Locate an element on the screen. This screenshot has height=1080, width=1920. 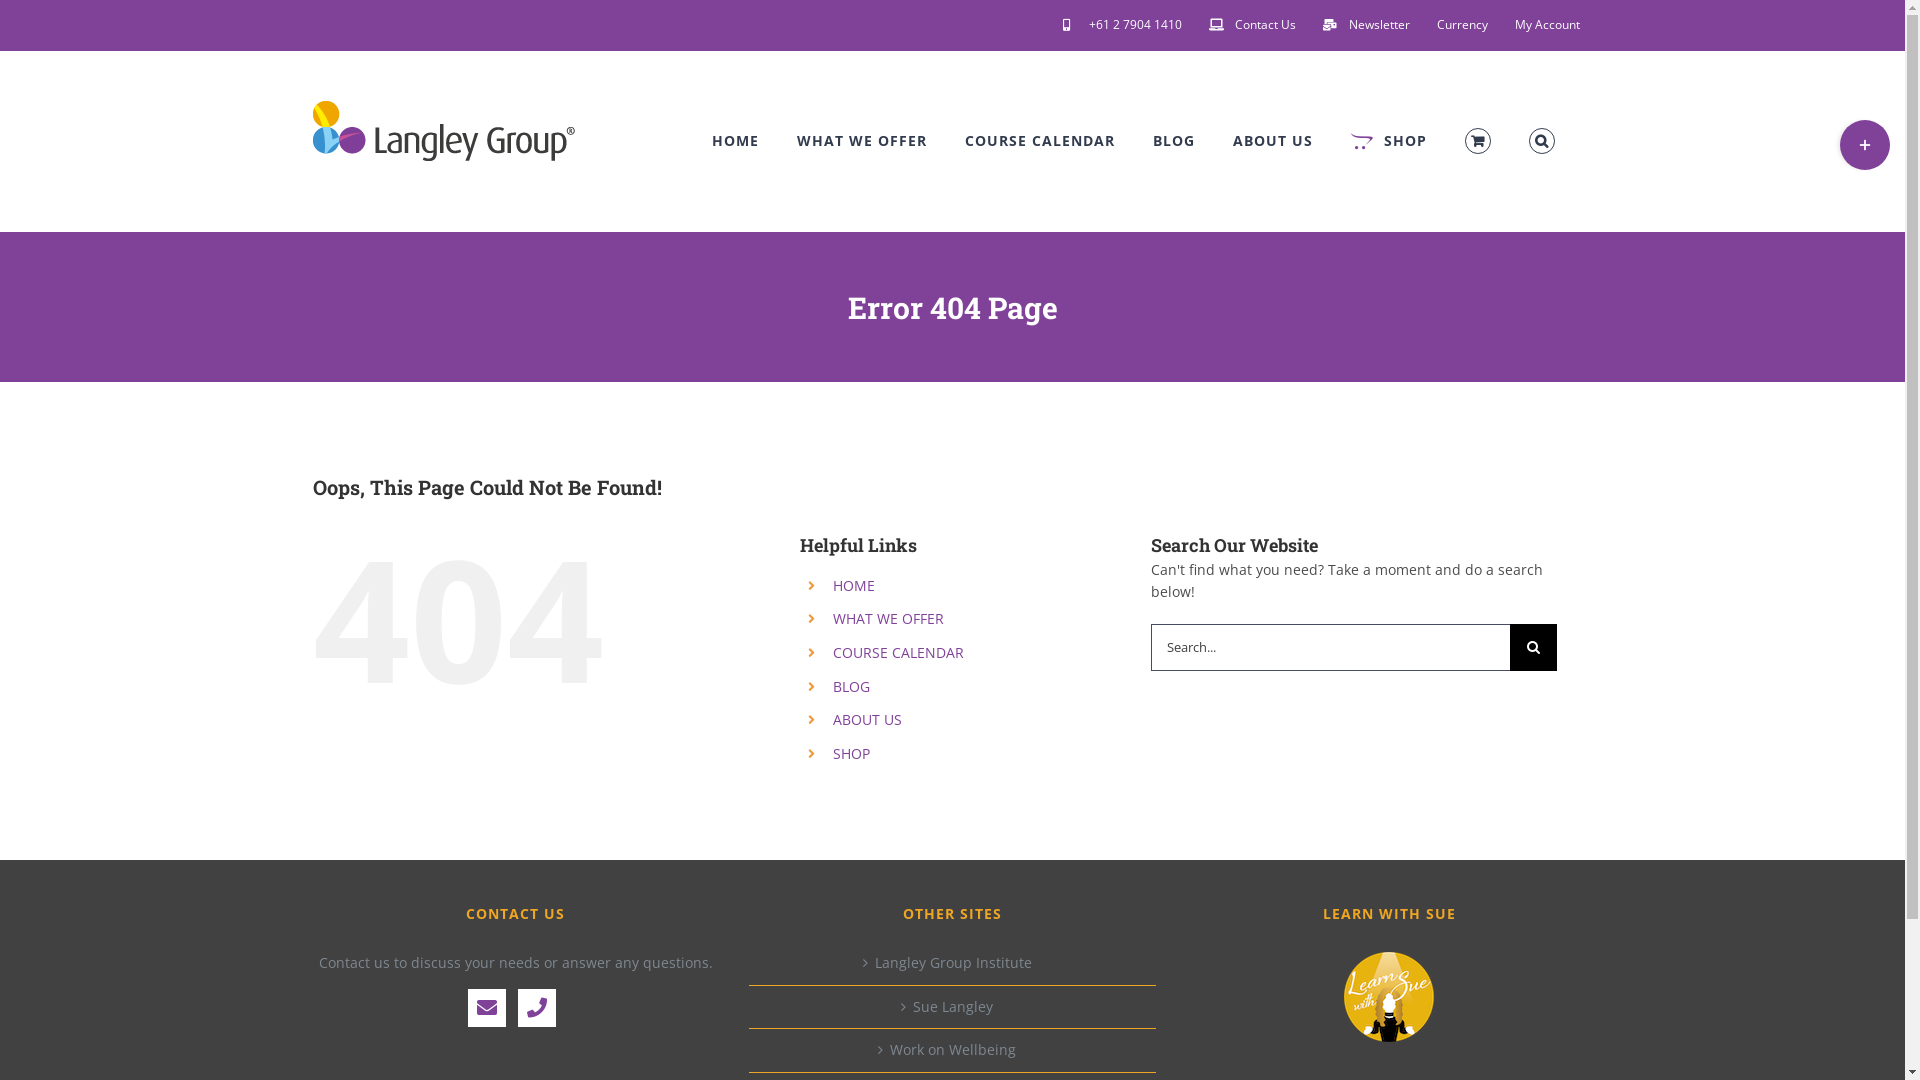
'COURSE CALENDAR' is located at coordinates (897, 652).